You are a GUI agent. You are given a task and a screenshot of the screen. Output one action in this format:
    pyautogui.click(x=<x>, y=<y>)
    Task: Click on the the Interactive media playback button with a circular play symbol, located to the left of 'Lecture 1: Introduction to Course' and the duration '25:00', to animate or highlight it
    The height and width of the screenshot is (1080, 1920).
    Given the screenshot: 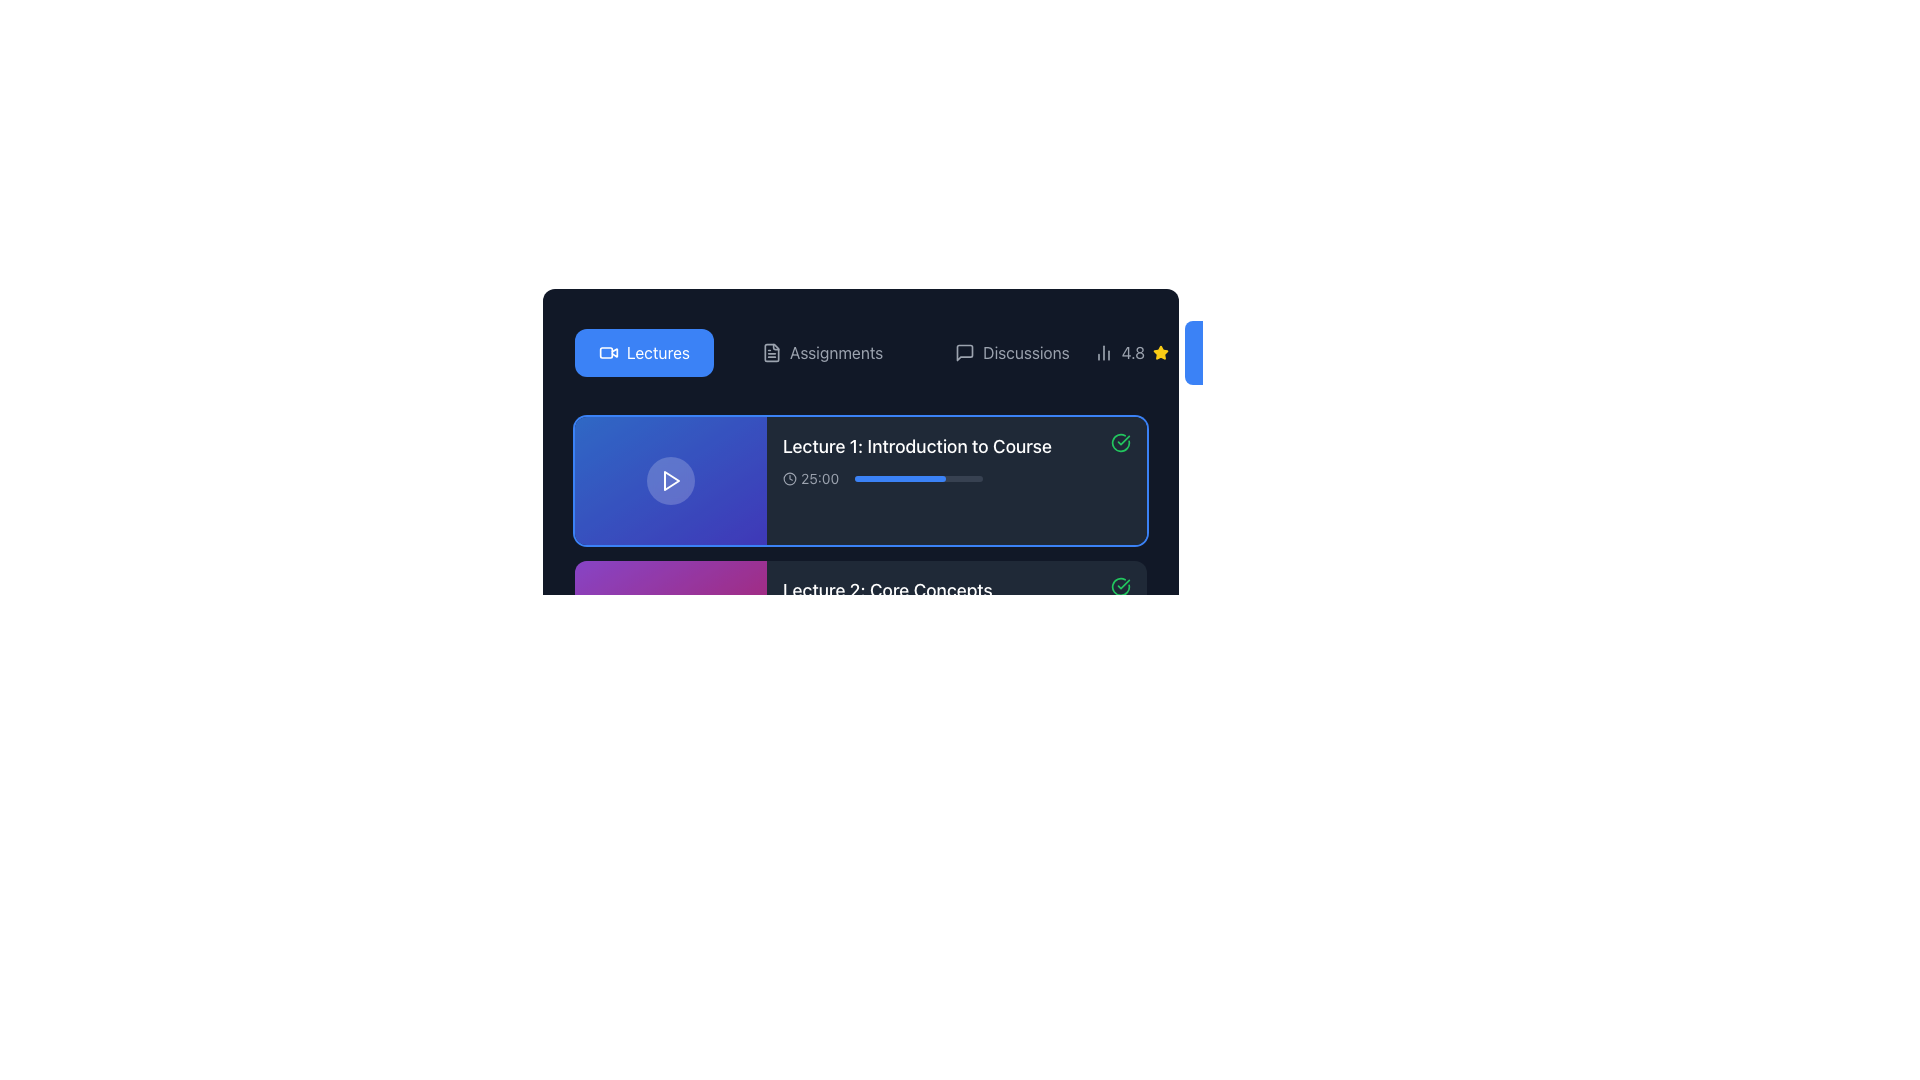 What is the action you would take?
    pyautogui.click(x=671, y=481)
    